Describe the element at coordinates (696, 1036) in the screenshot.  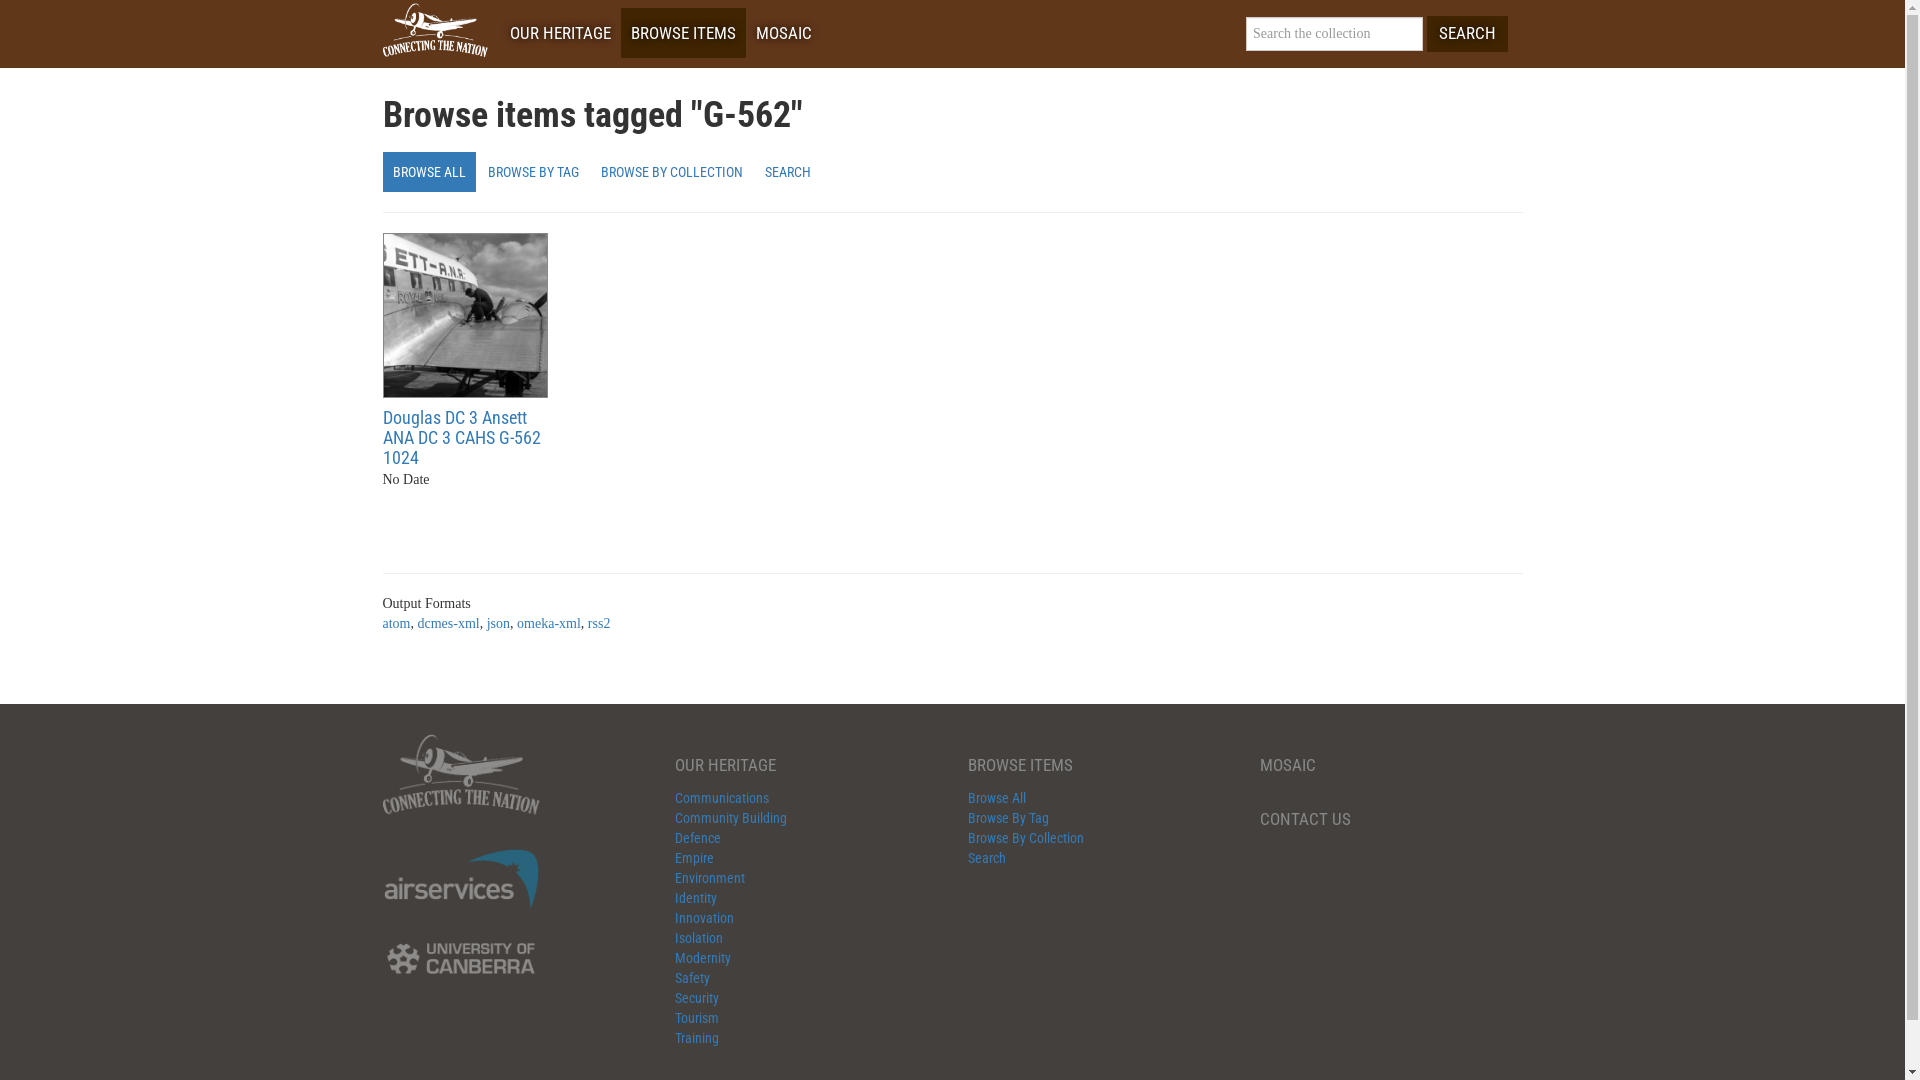
I see `'Training'` at that location.